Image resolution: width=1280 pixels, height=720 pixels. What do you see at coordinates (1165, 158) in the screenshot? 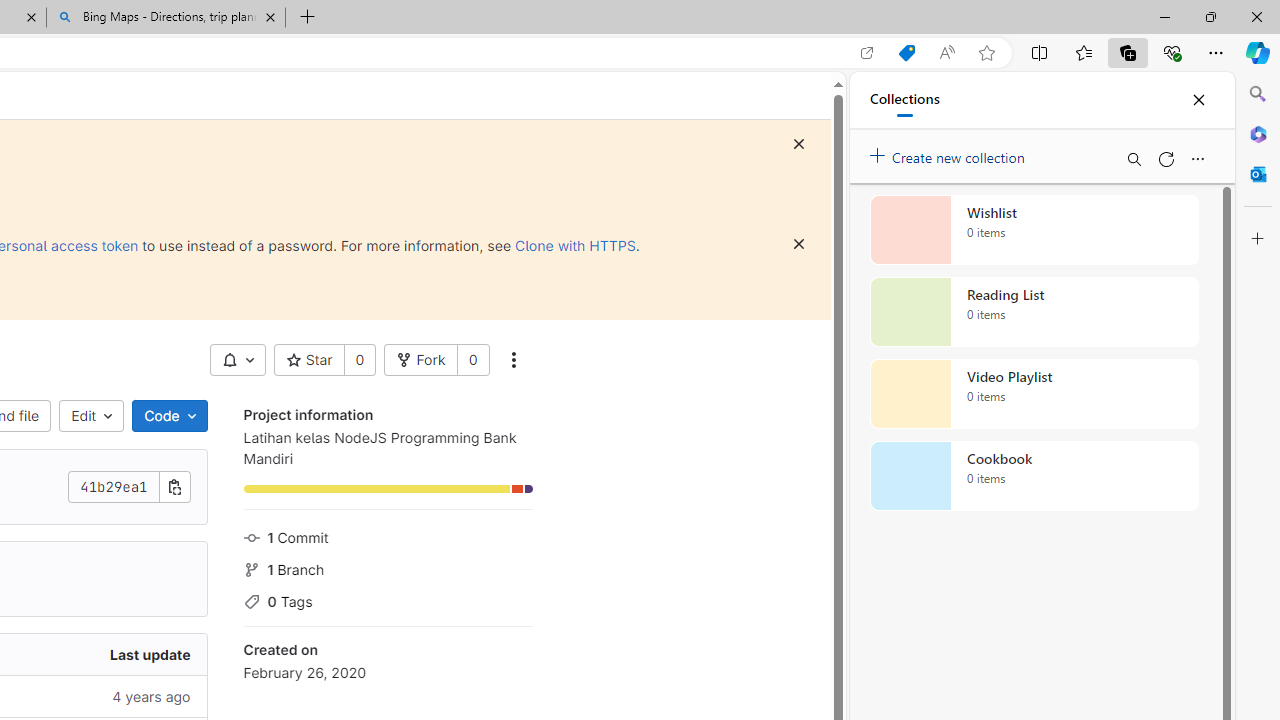
I see `'Refresh'` at bounding box center [1165, 158].